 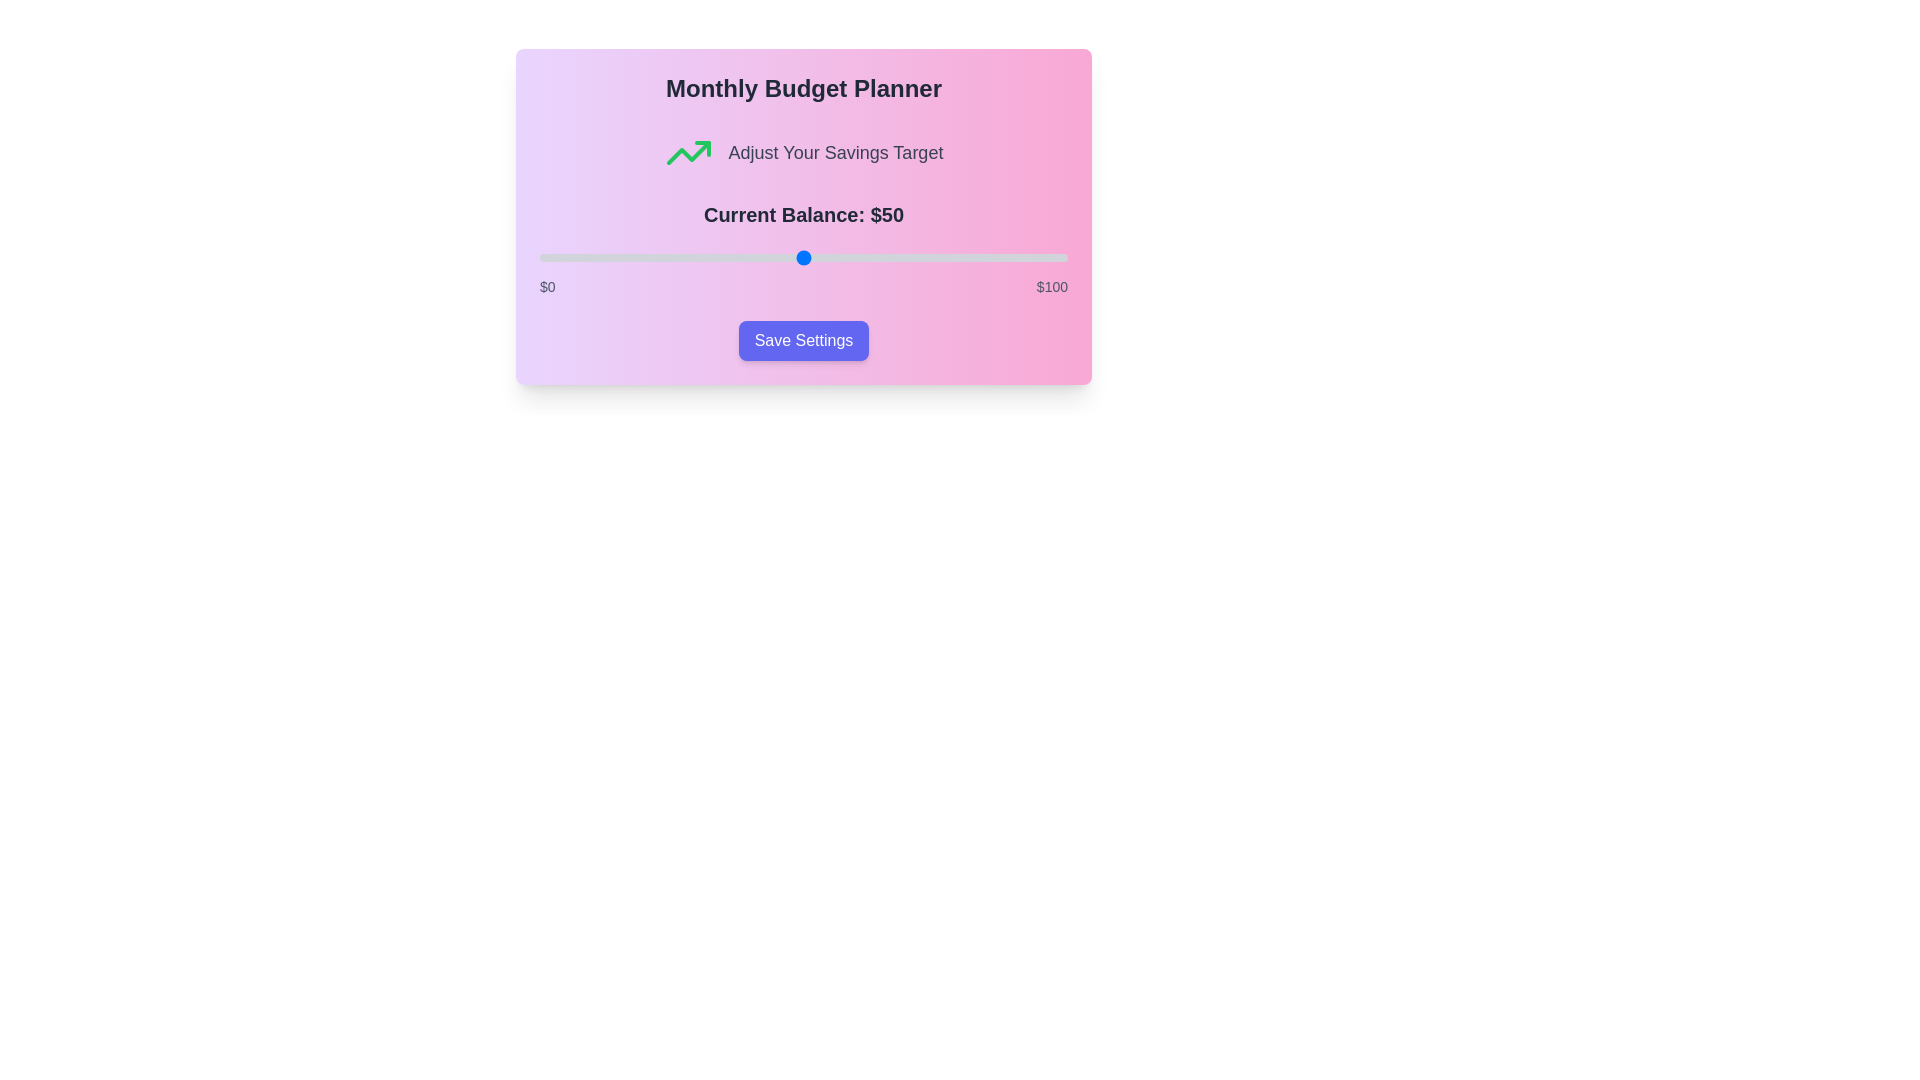 I want to click on the 'Adjust Your Savings Target' text and icon, so click(x=835, y=152).